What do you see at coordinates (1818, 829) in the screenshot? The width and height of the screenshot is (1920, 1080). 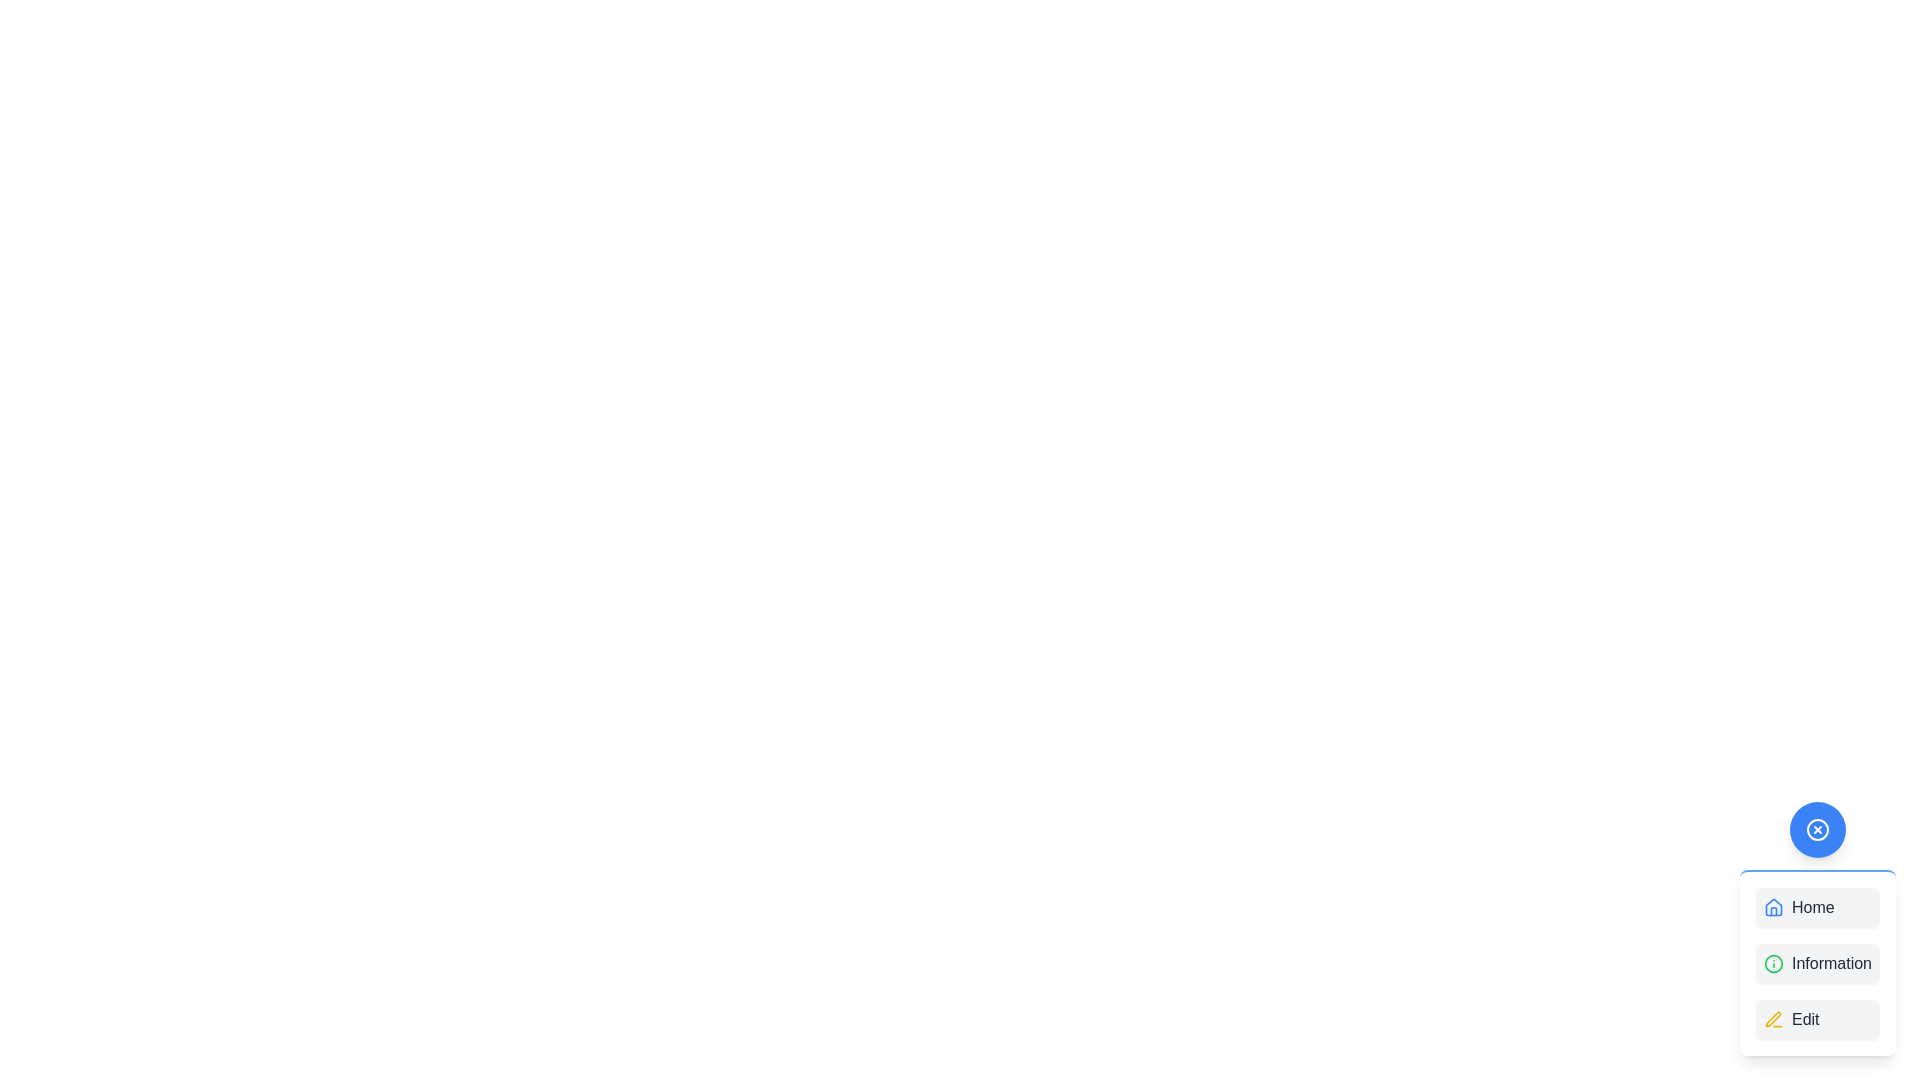 I see `the circular blue button with a white outlined 'X' icon at its center` at bounding box center [1818, 829].